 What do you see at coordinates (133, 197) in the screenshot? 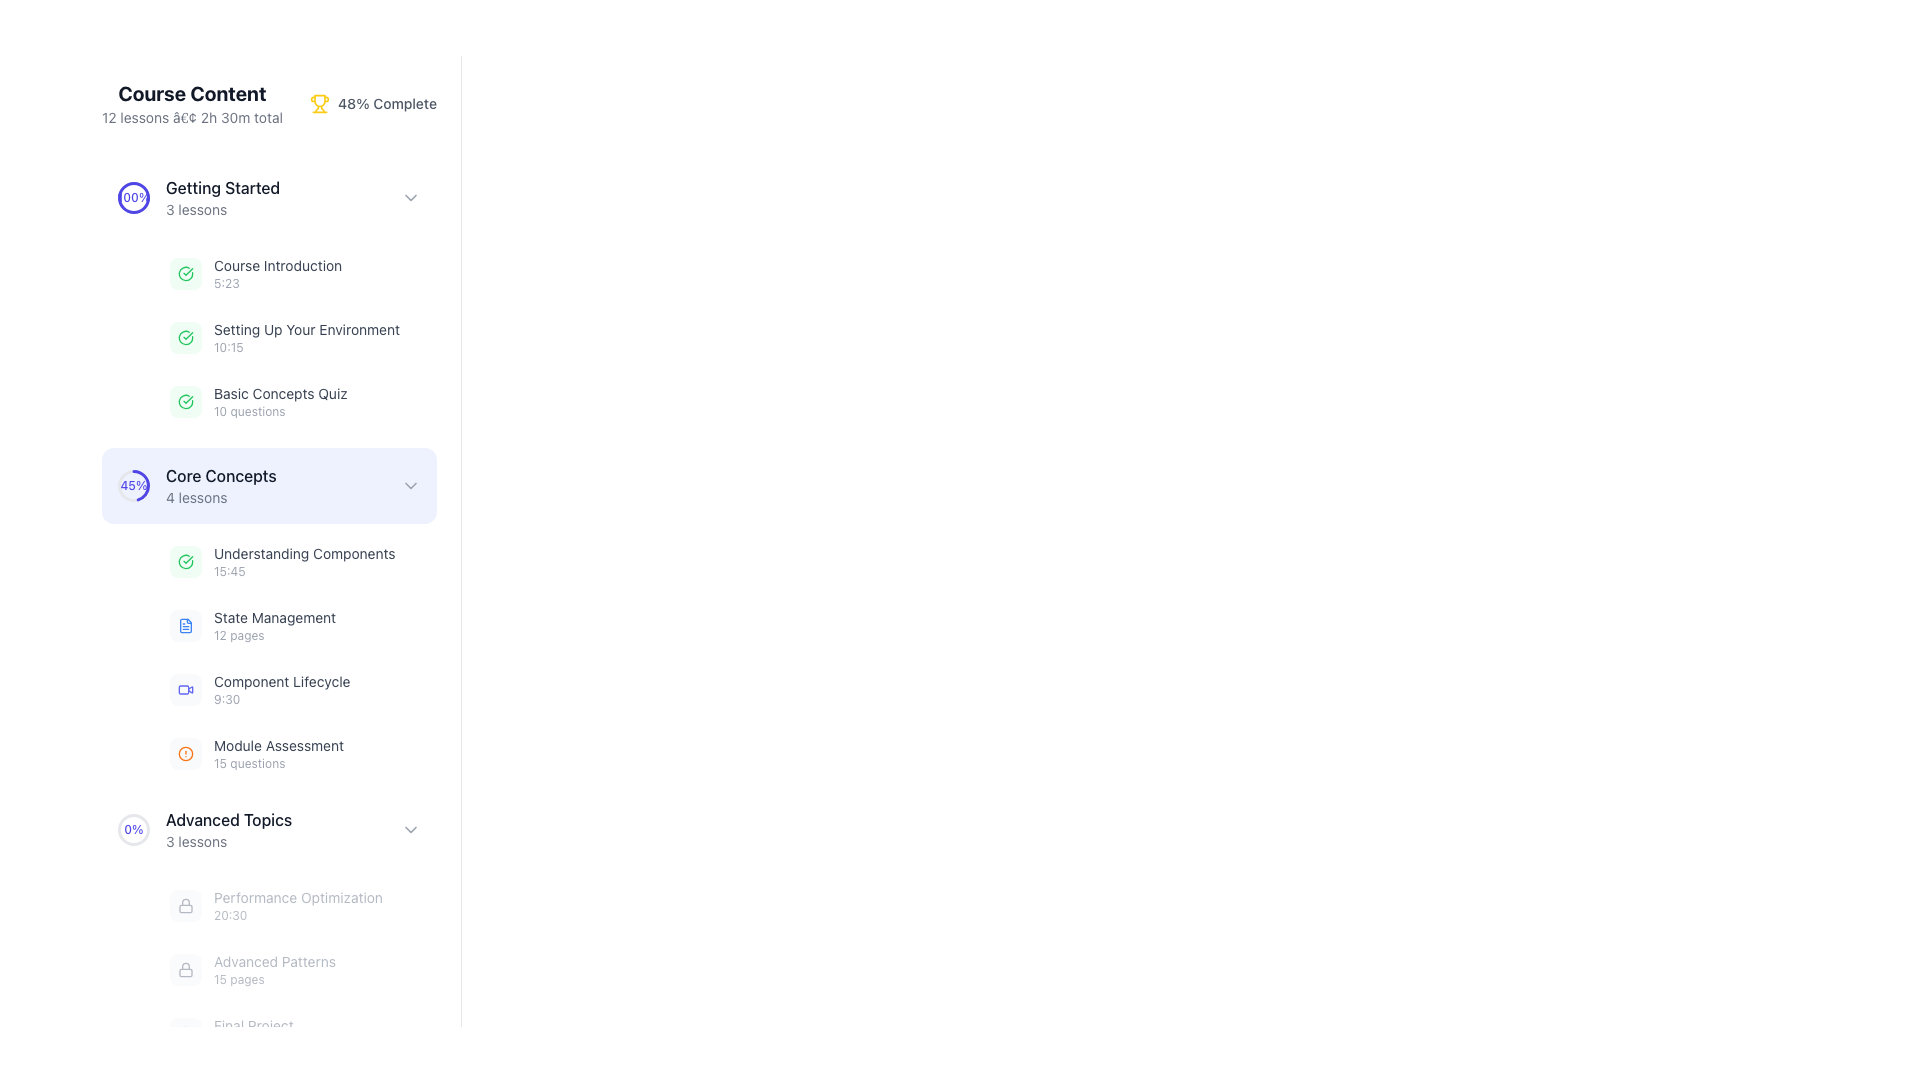
I see `the blue circular progress indicator displaying '100%' which is positioned to the left of the 'Getting Started' text` at bounding box center [133, 197].